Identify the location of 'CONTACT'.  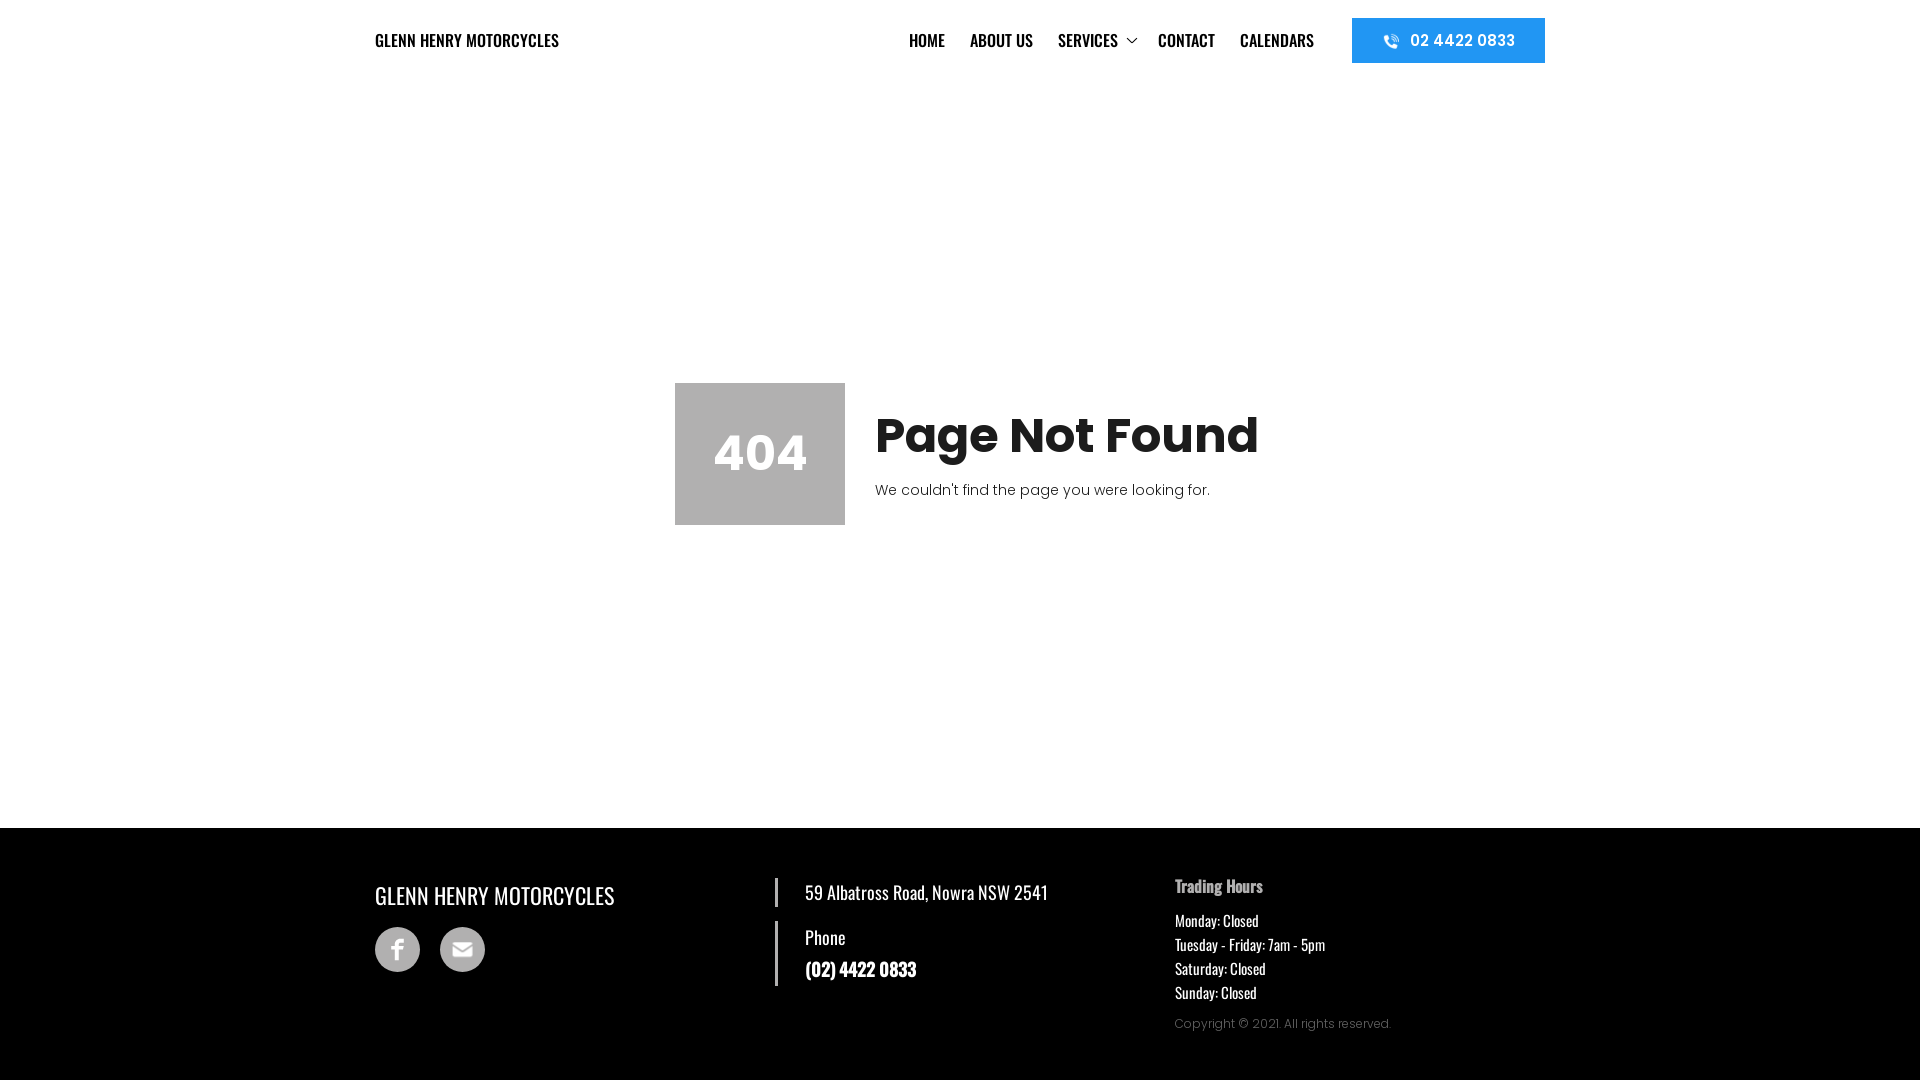
(1151, 39).